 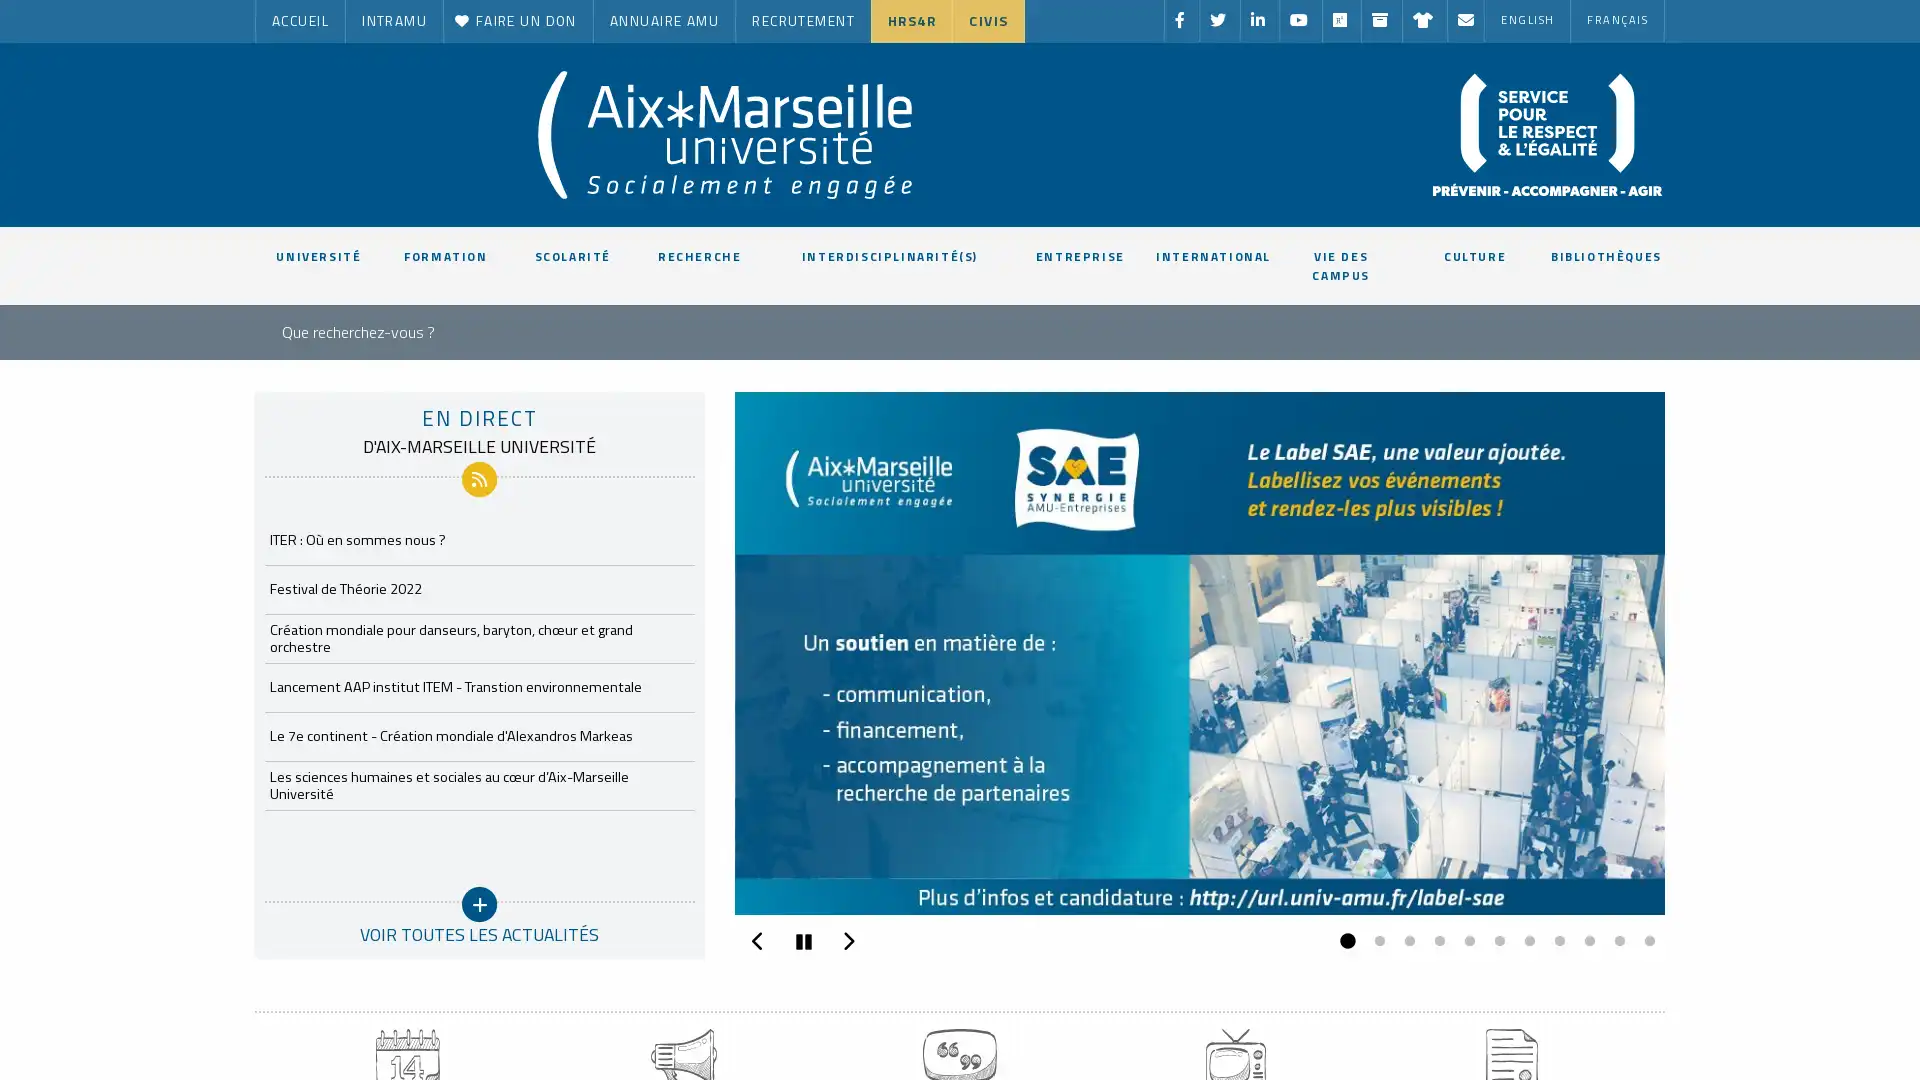 I want to click on Go to slide 4, so click(x=1434, y=941).